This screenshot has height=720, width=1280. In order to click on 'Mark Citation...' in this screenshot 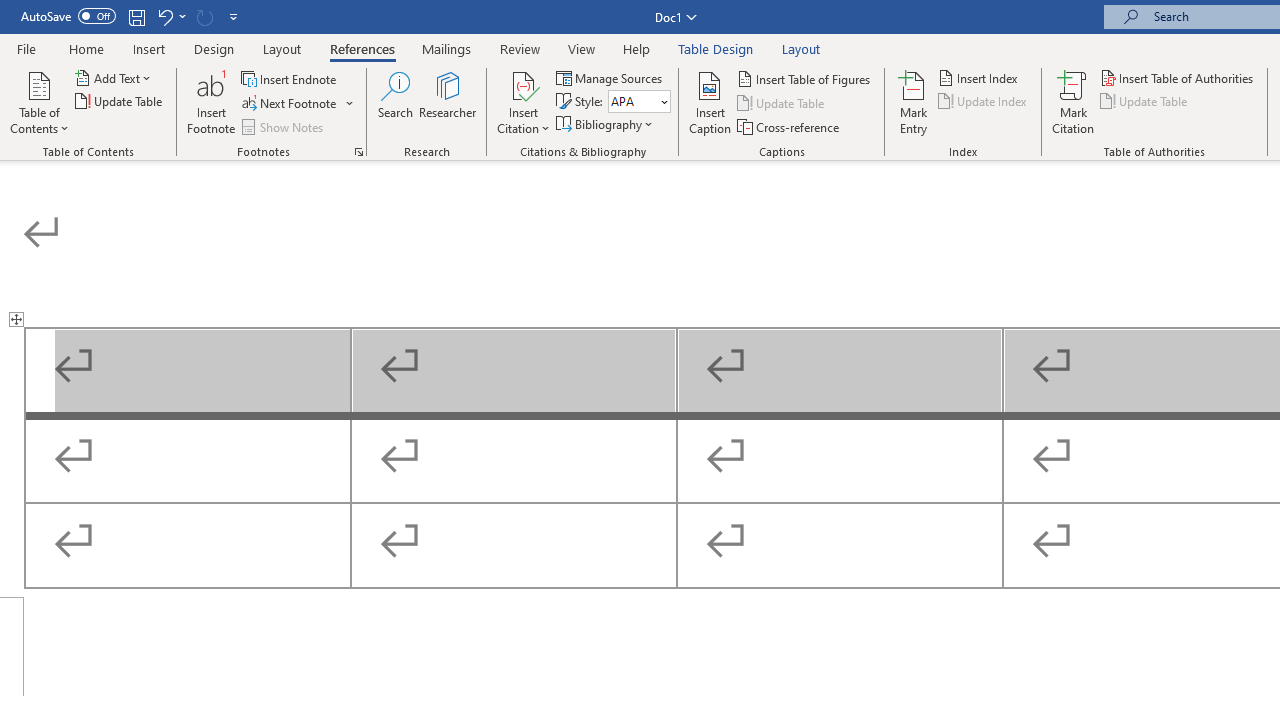, I will do `click(1072, 103)`.